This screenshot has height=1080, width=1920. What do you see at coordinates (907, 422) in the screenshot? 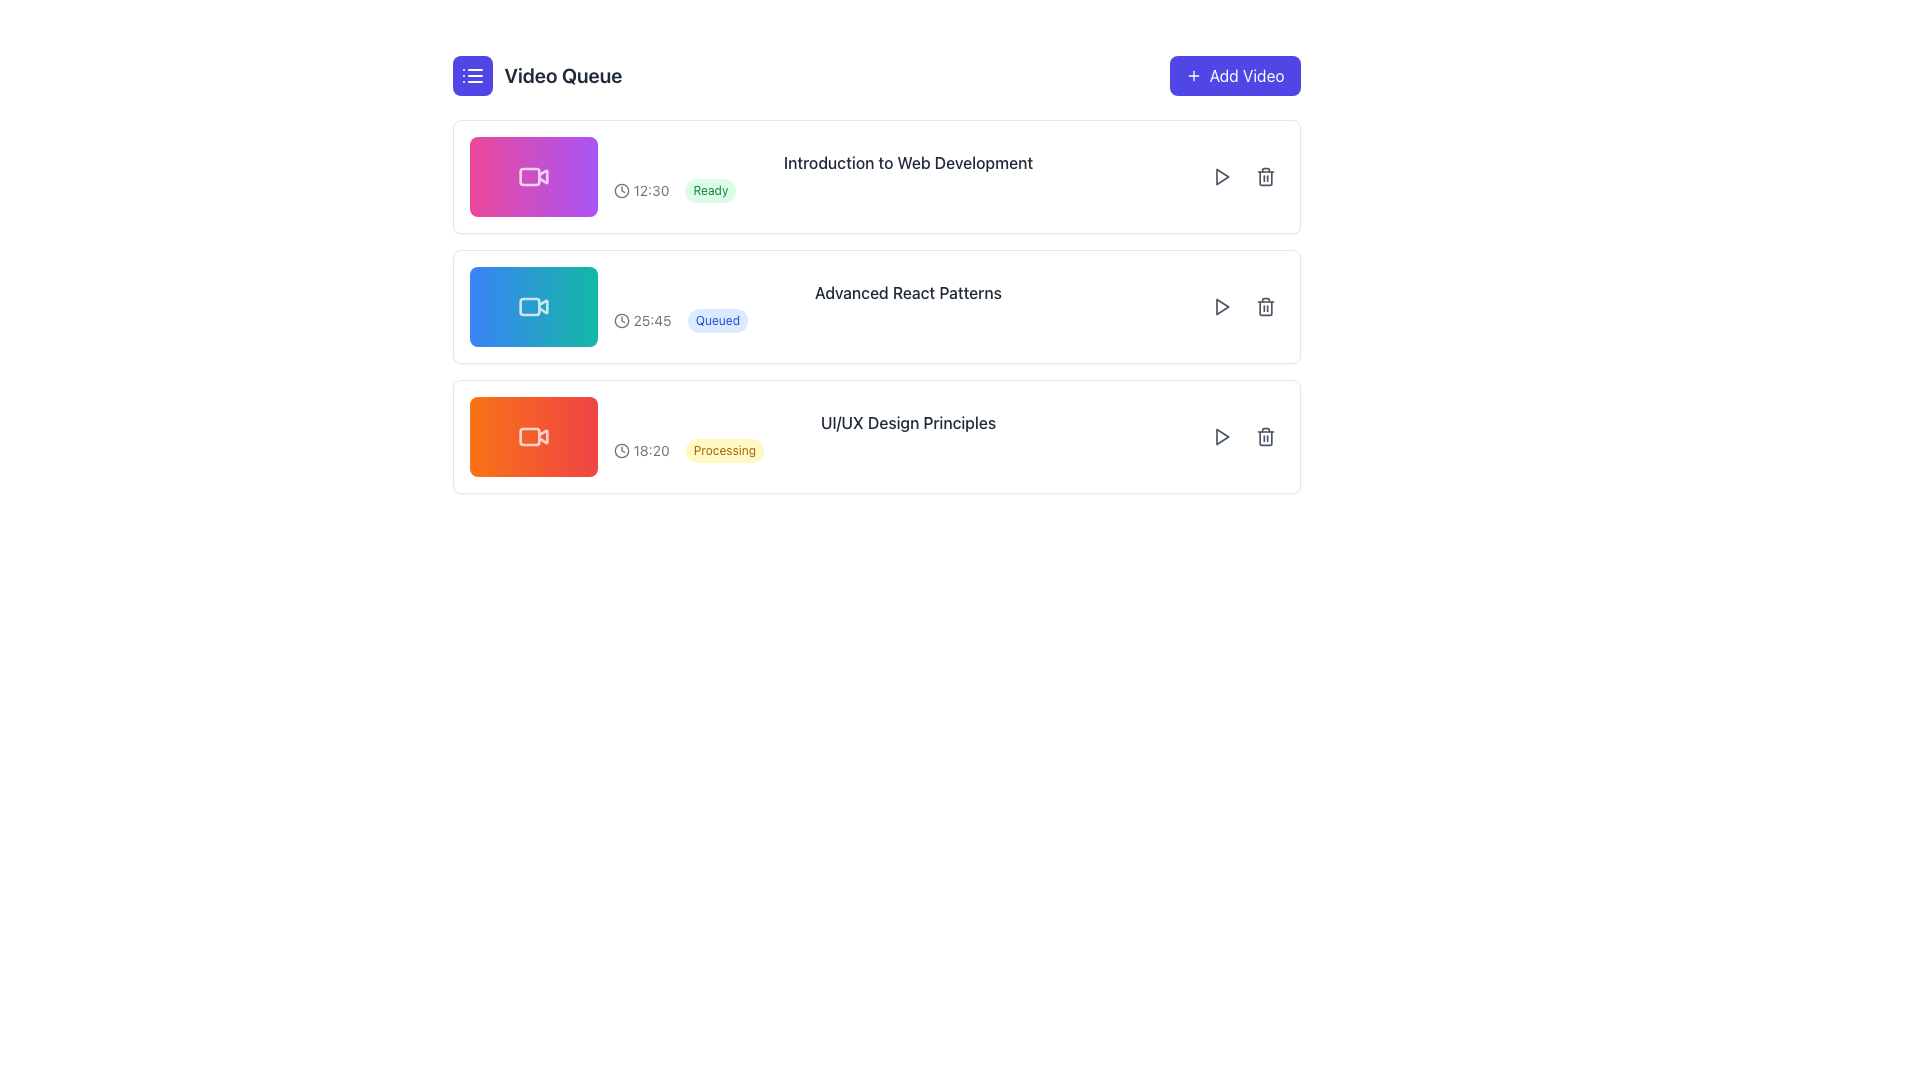
I see `the text label that serves as a title for the specific video entry in the third video row, located in the lower section of the interface` at bounding box center [907, 422].